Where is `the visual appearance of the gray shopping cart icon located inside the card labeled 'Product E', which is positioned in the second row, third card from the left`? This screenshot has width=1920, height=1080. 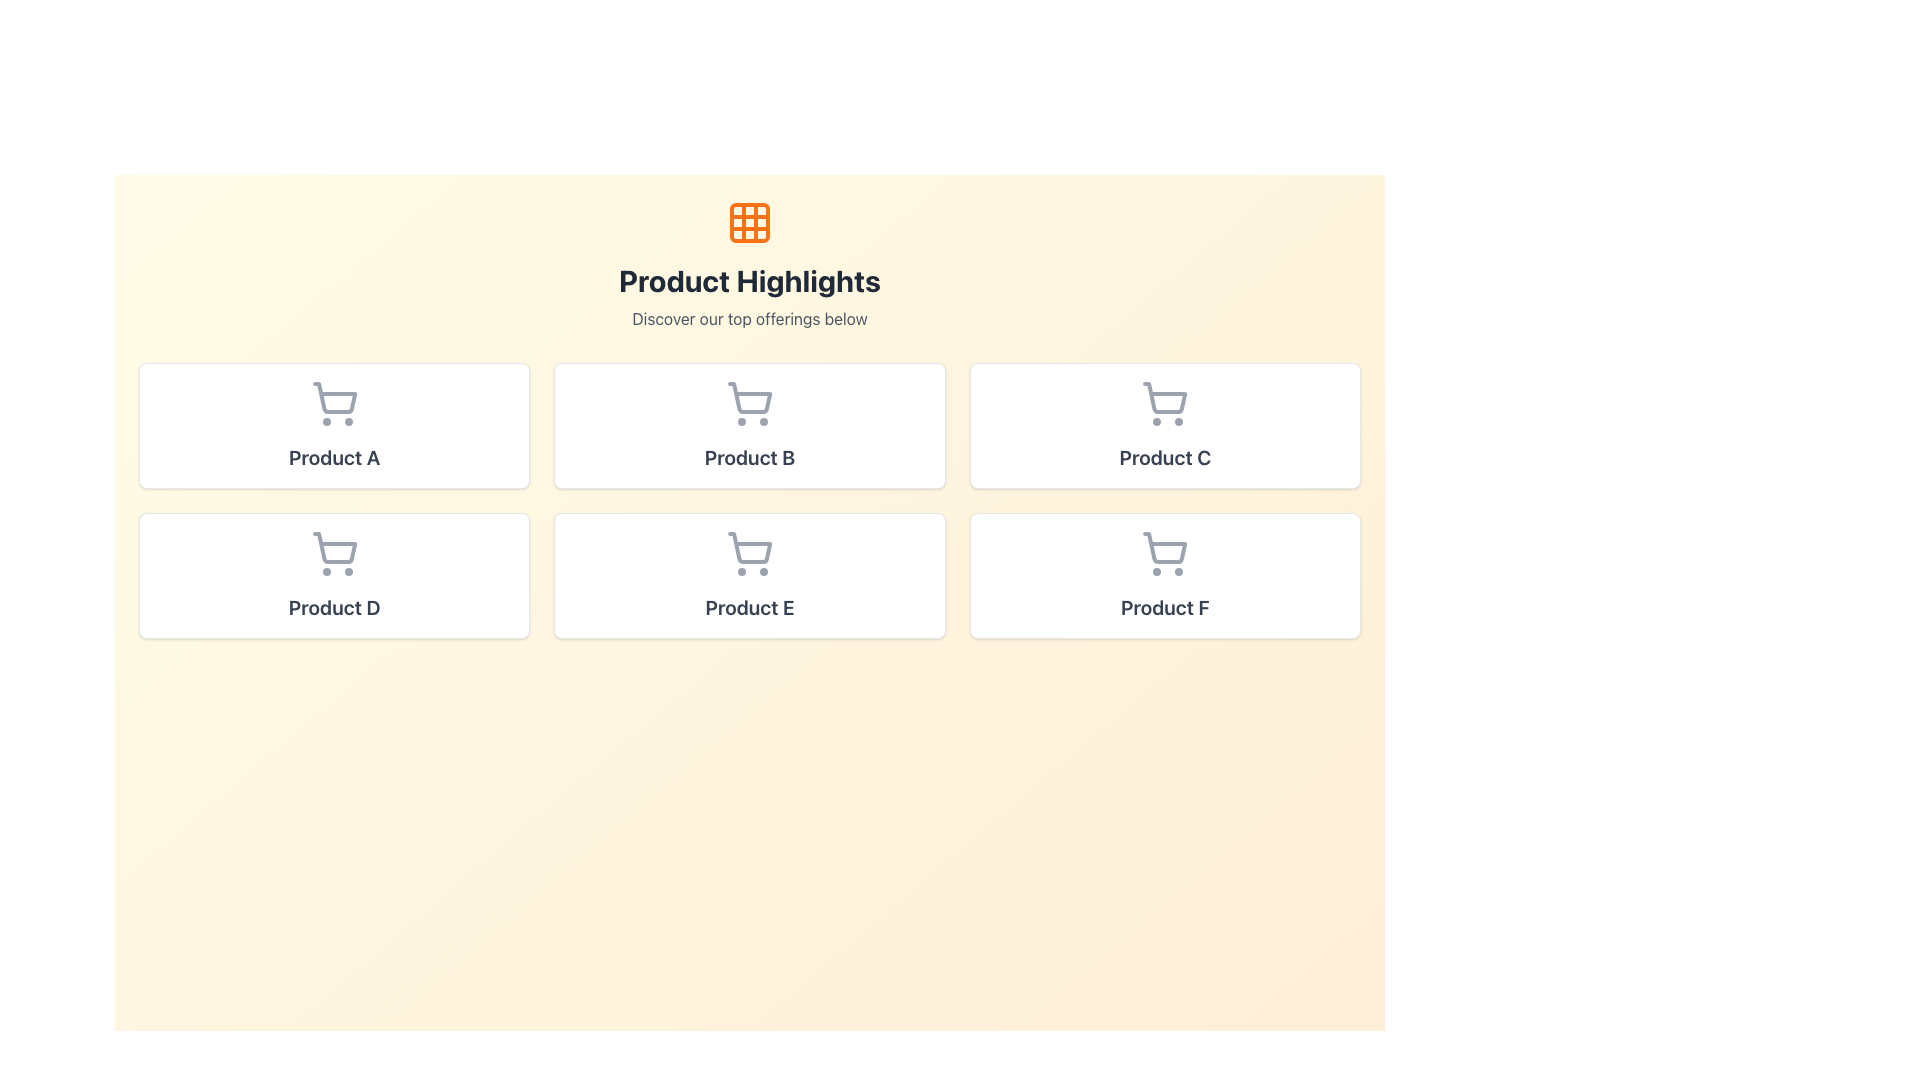 the visual appearance of the gray shopping cart icon located inside the card labeled 'Product E', which is positioned in the second row, third card from the left is located at coordinates (749, 548).